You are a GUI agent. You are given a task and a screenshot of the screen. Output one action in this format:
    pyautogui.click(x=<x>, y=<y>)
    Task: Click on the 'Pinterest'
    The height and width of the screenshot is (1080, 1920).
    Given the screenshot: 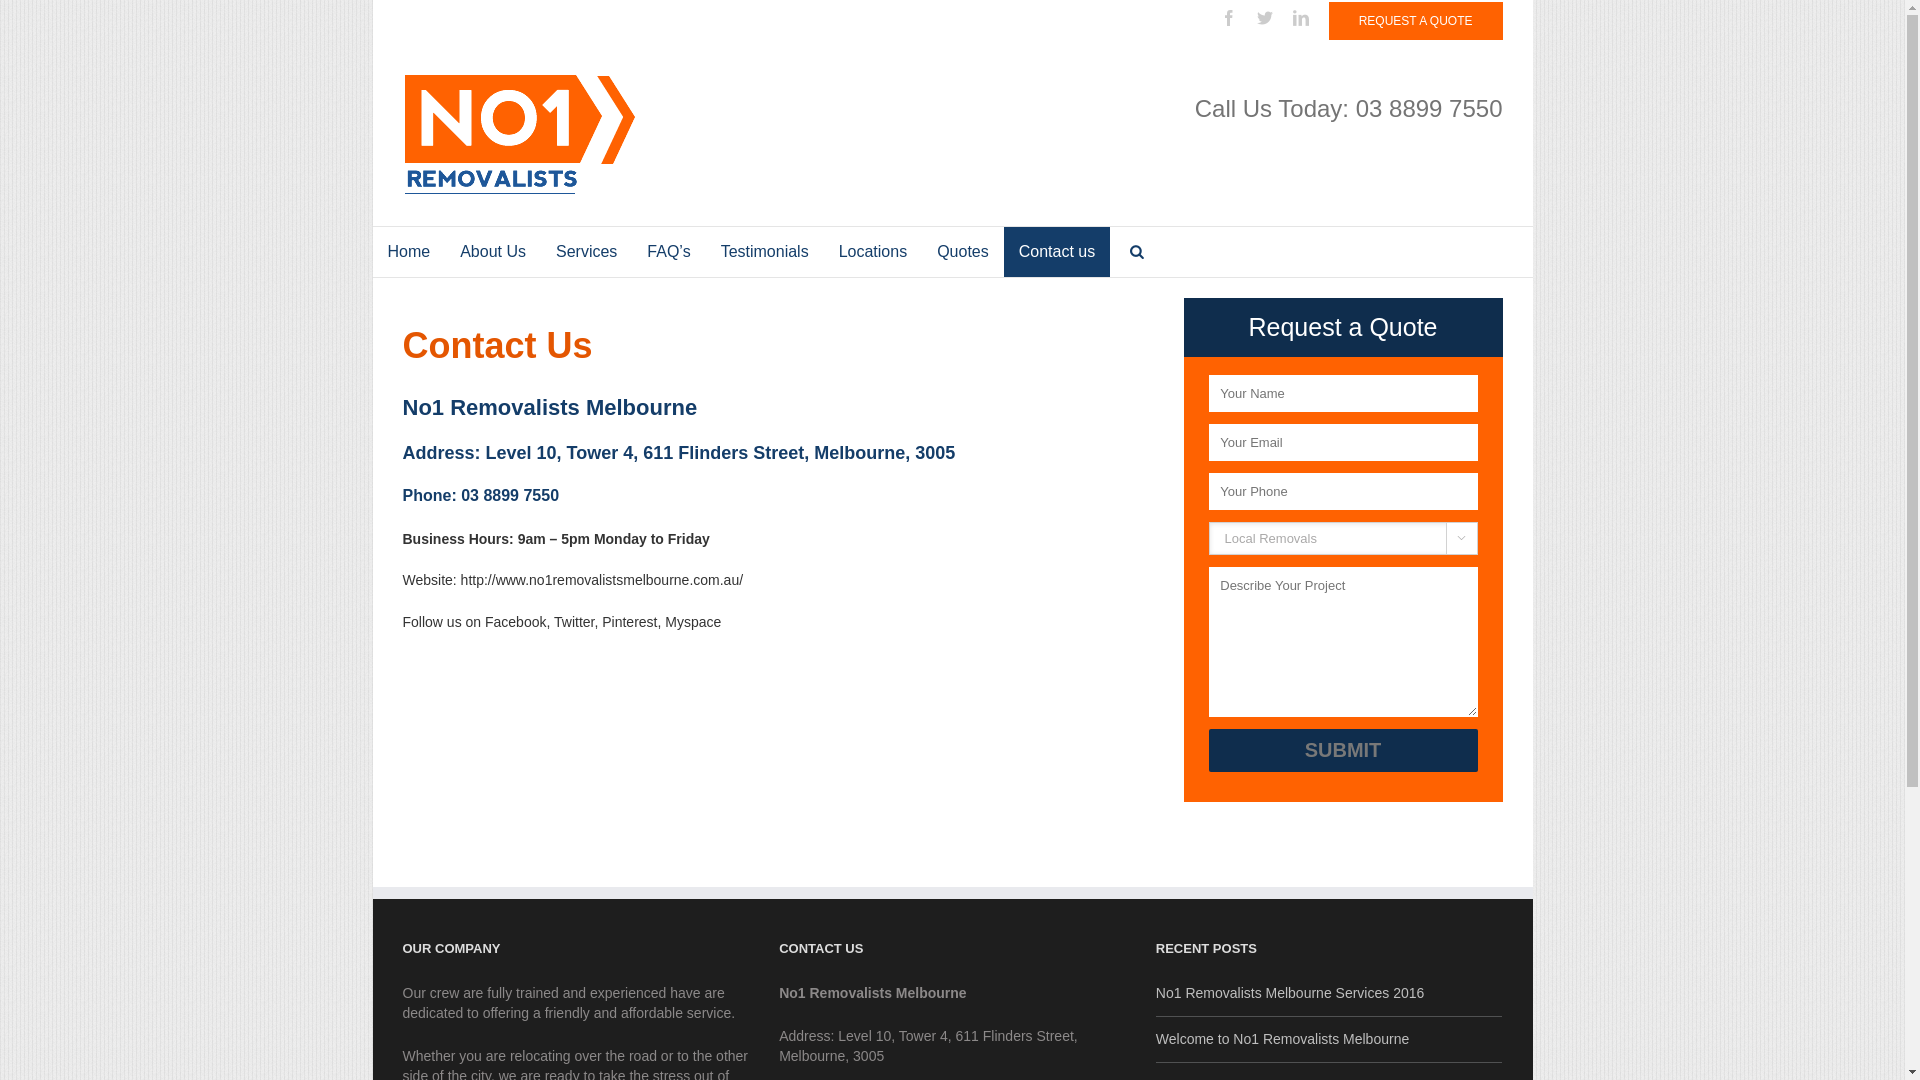 What is the action you would take?
    pyautogui.click(x=628, y=620)
    